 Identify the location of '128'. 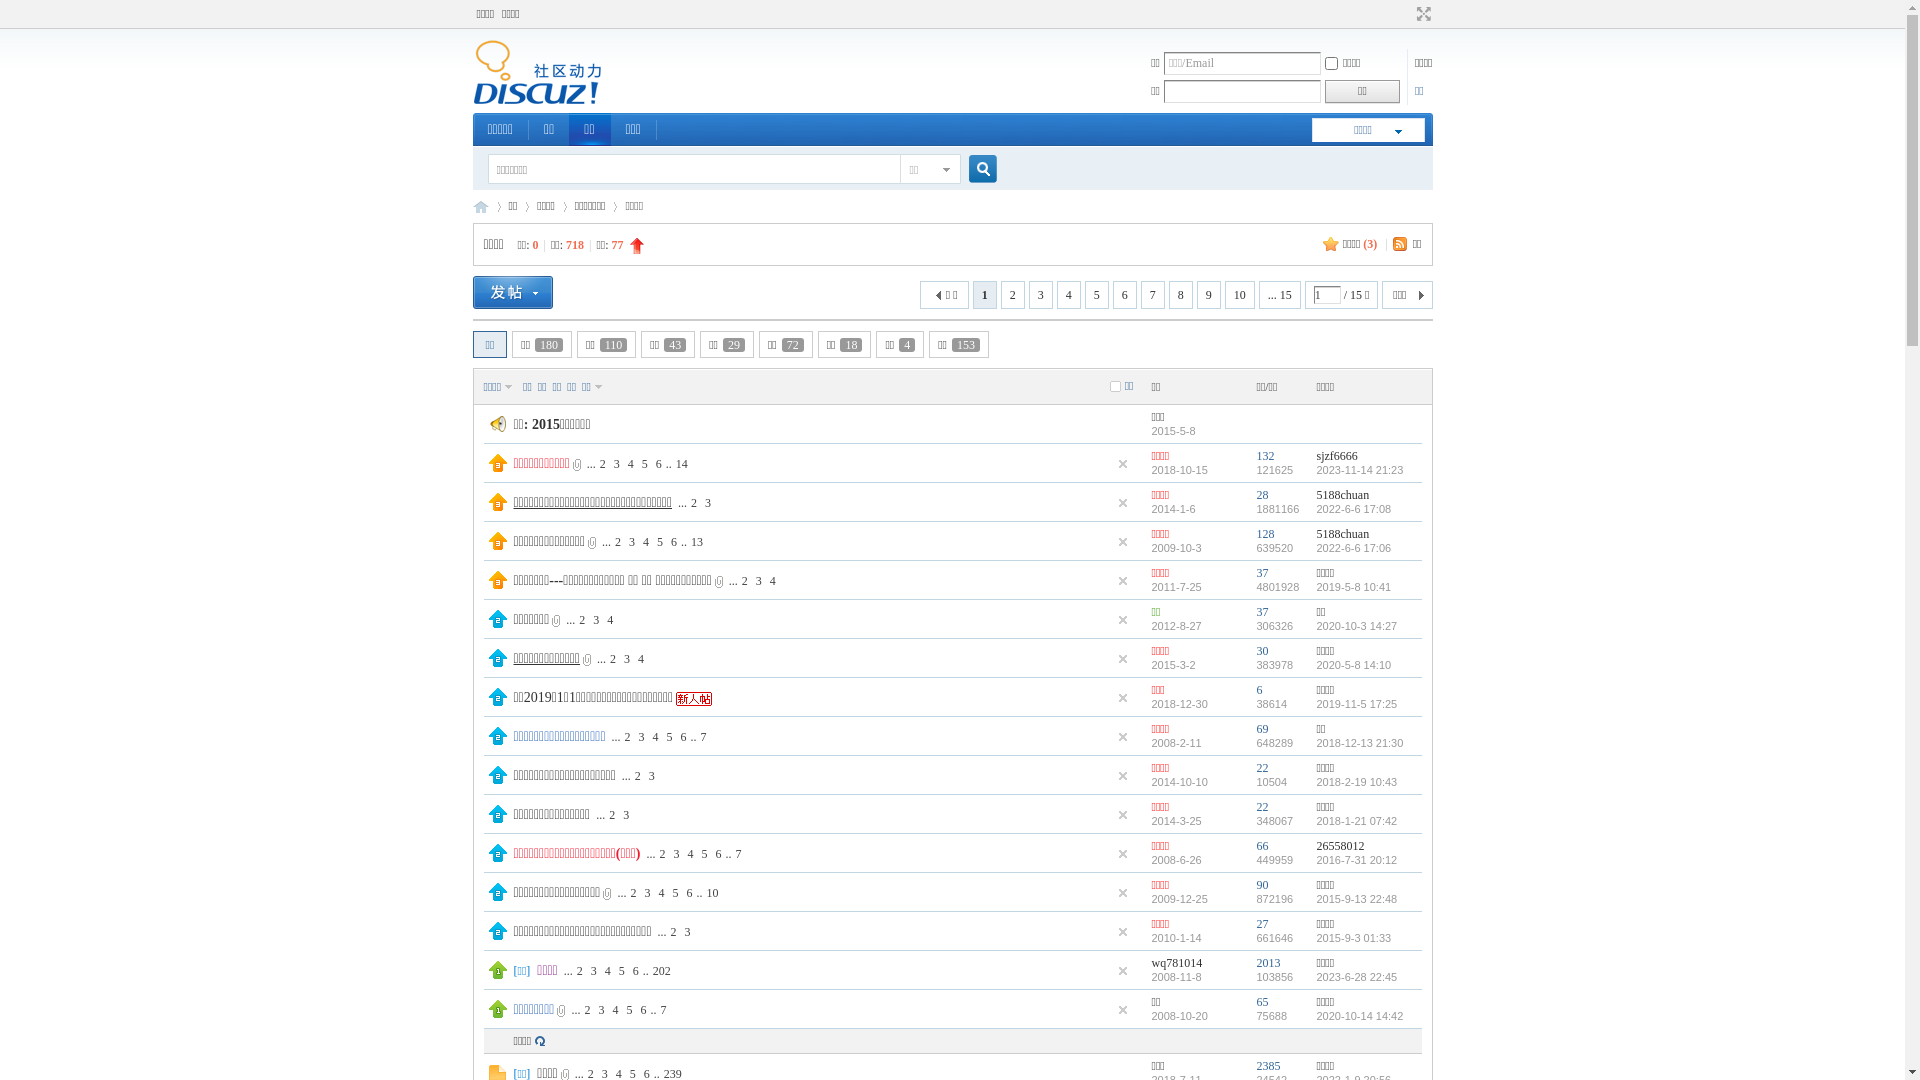
(1264, 532).